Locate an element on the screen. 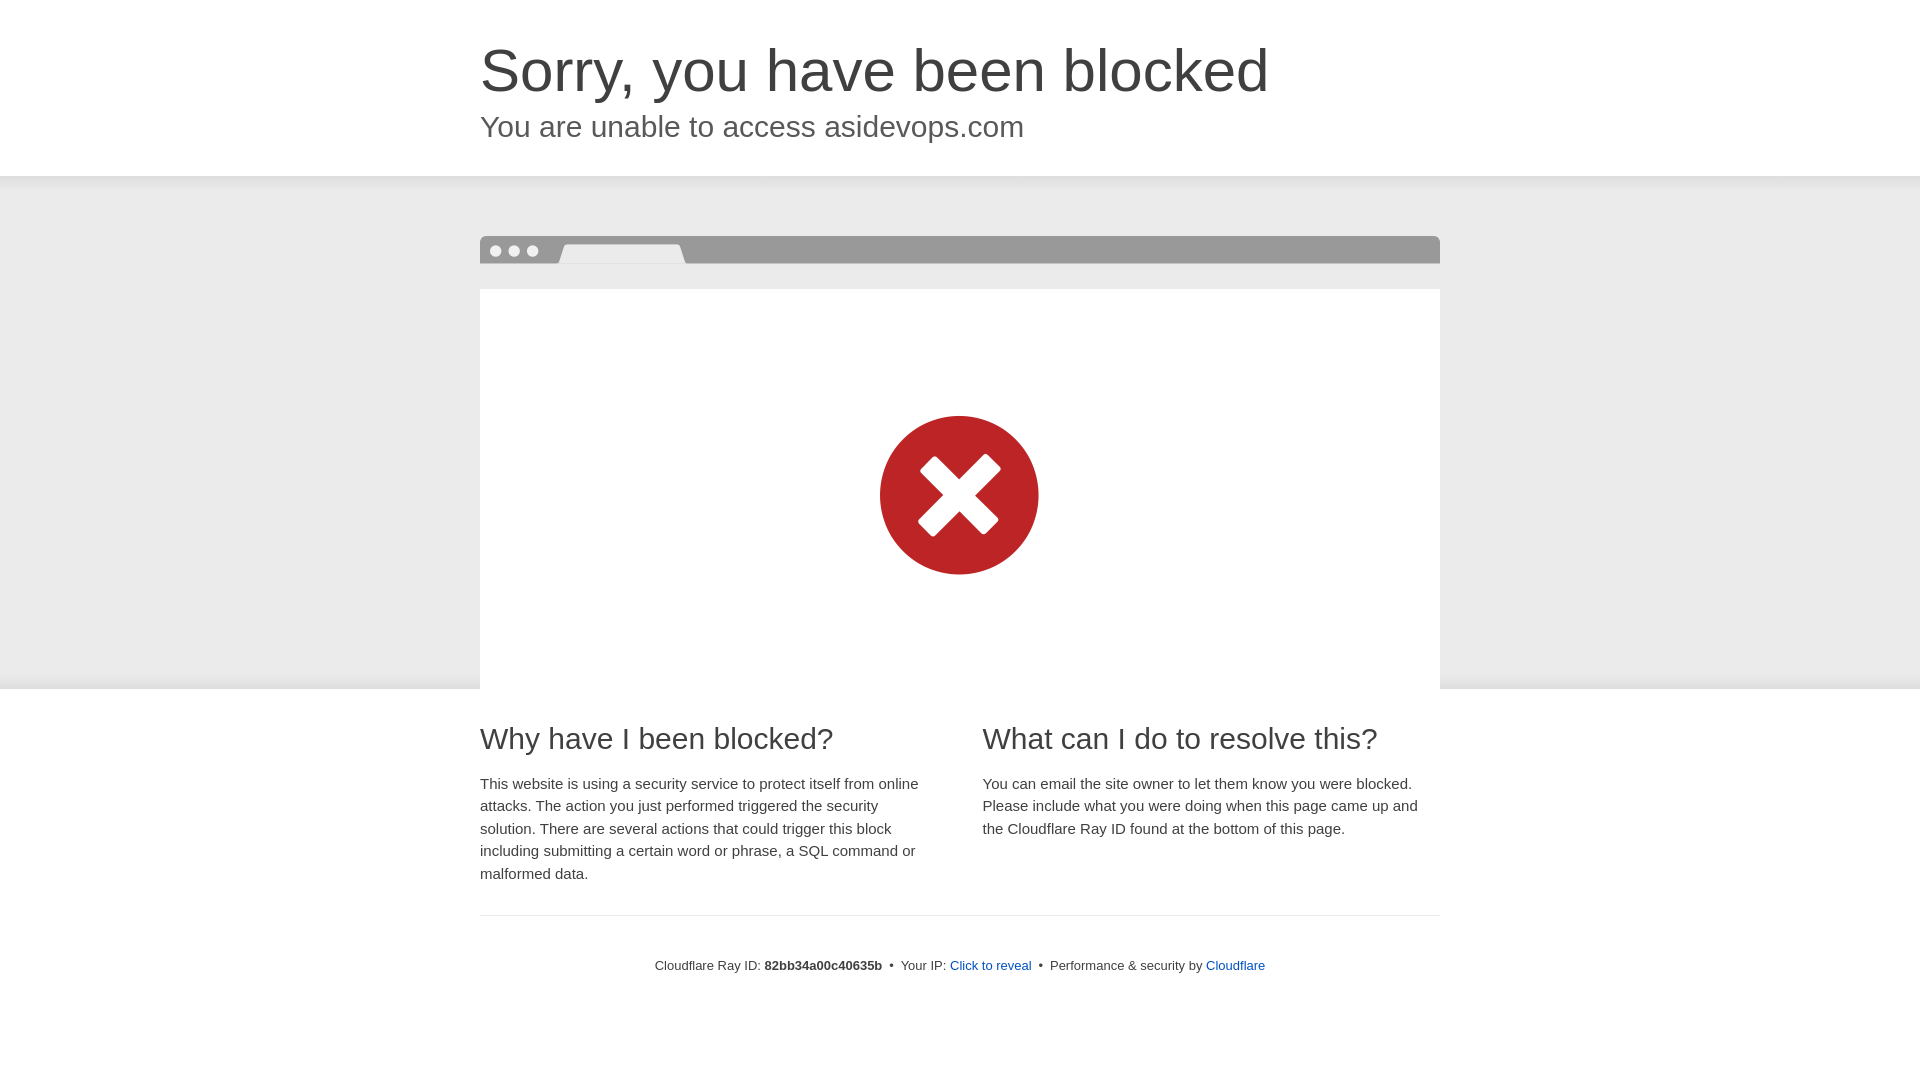  'Cloudflare' is located at coordinates (1234, 964).